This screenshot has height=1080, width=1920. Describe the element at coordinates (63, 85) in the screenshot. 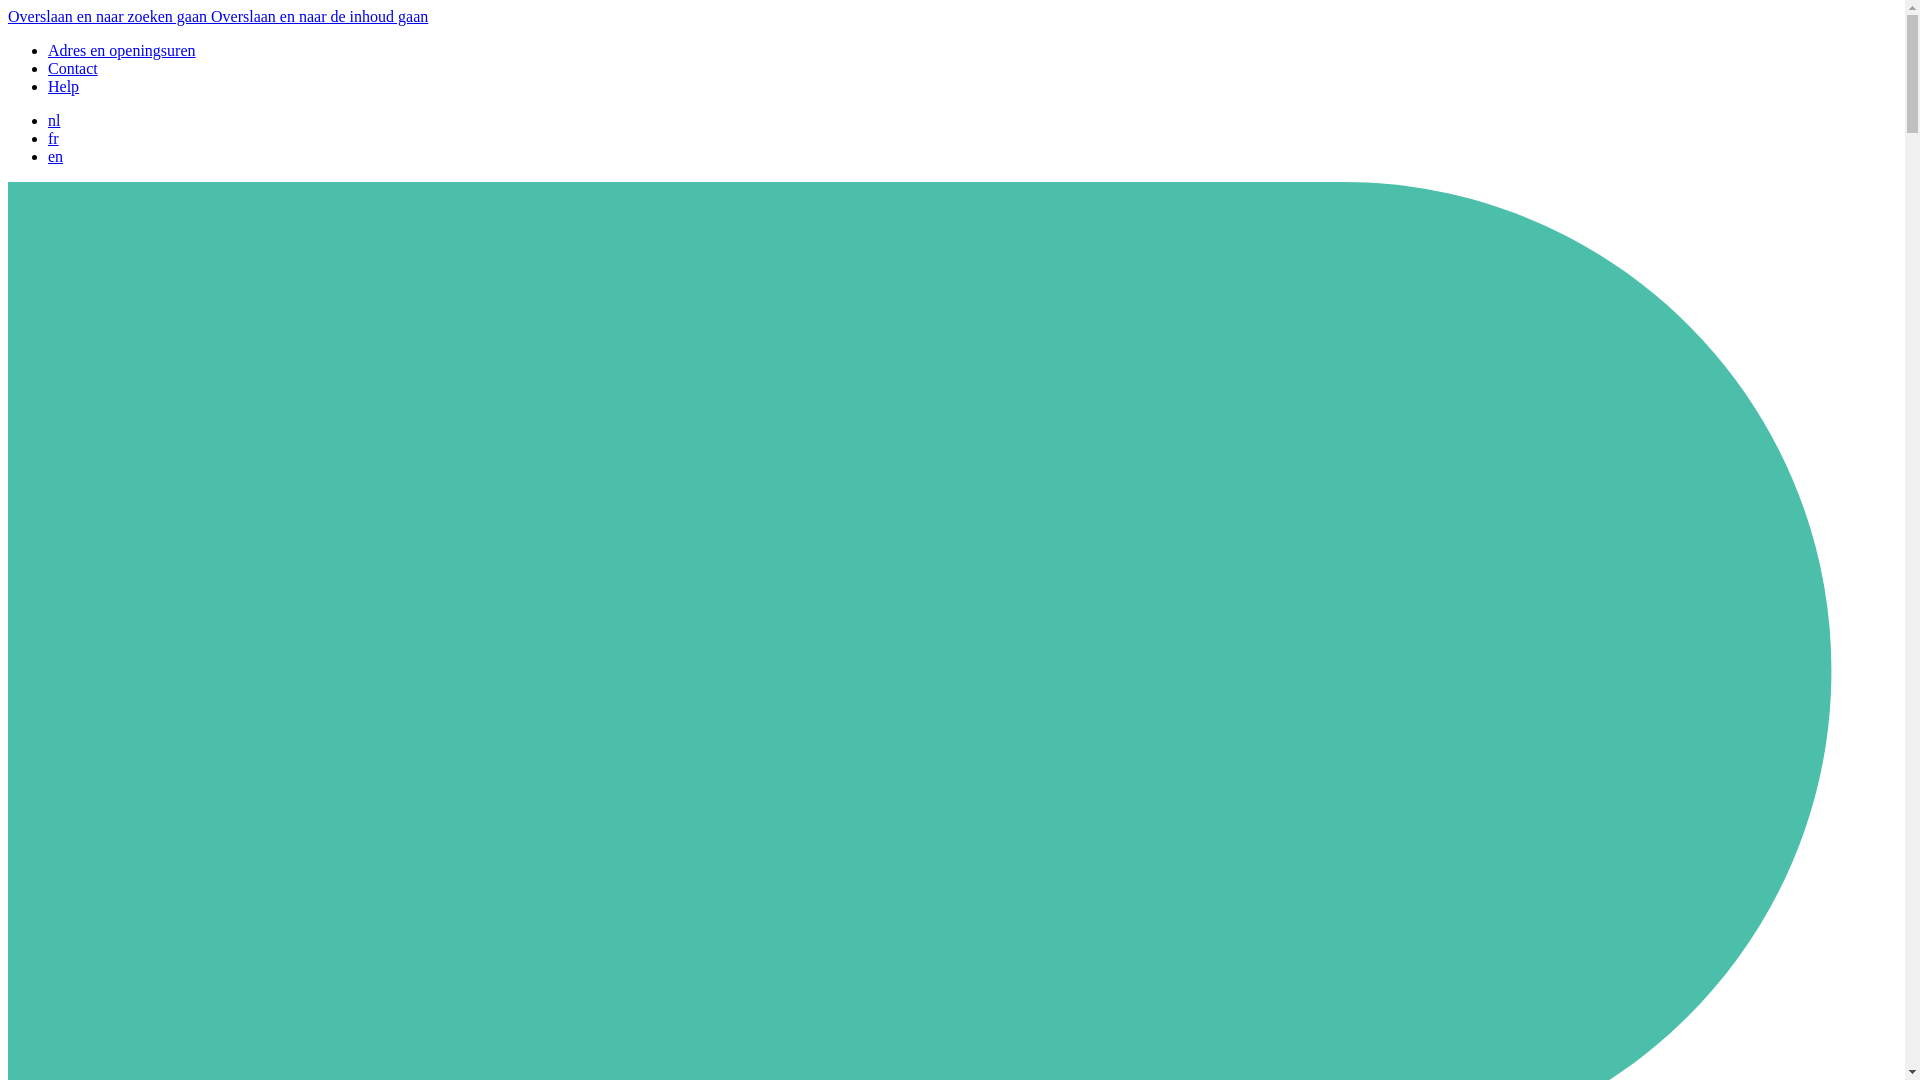

I see `'Help'` at that location.